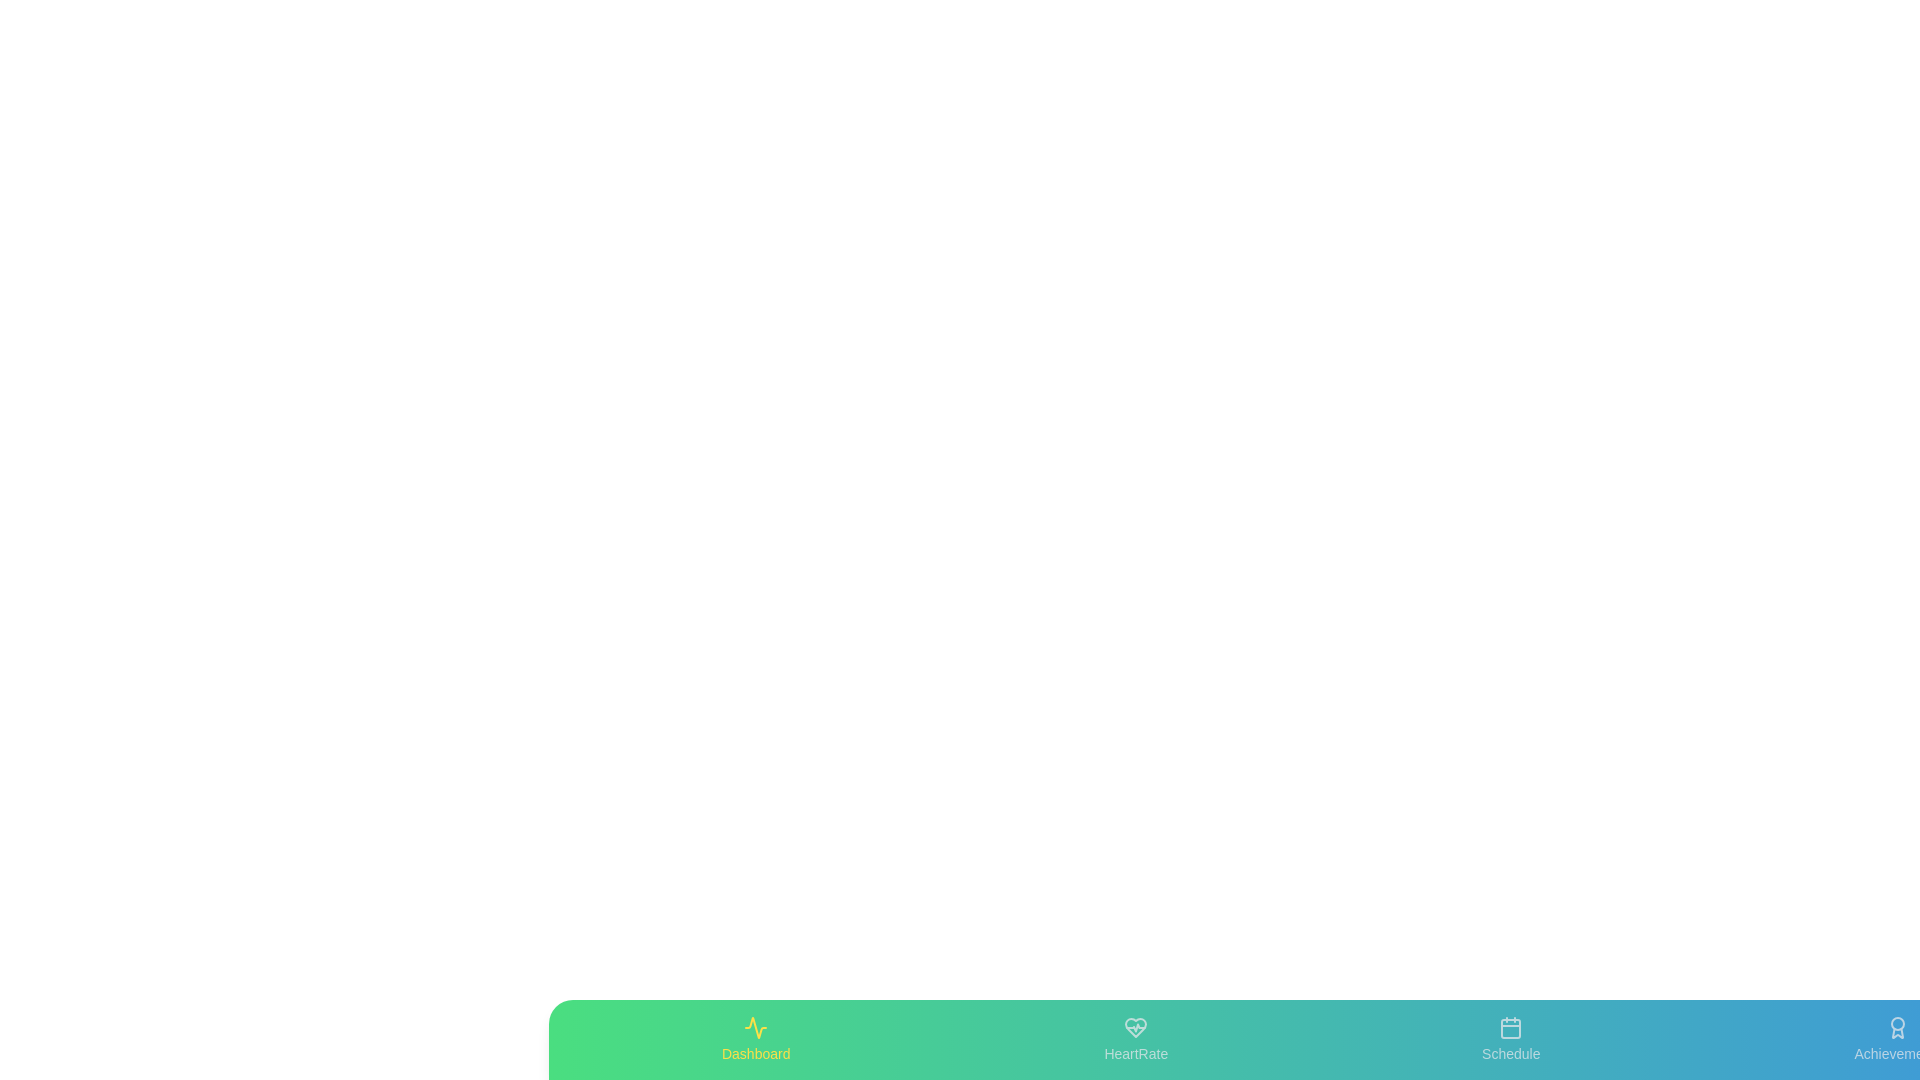  I want to click on the Achievements tab in the navigation bar, so click(1896, 1039).